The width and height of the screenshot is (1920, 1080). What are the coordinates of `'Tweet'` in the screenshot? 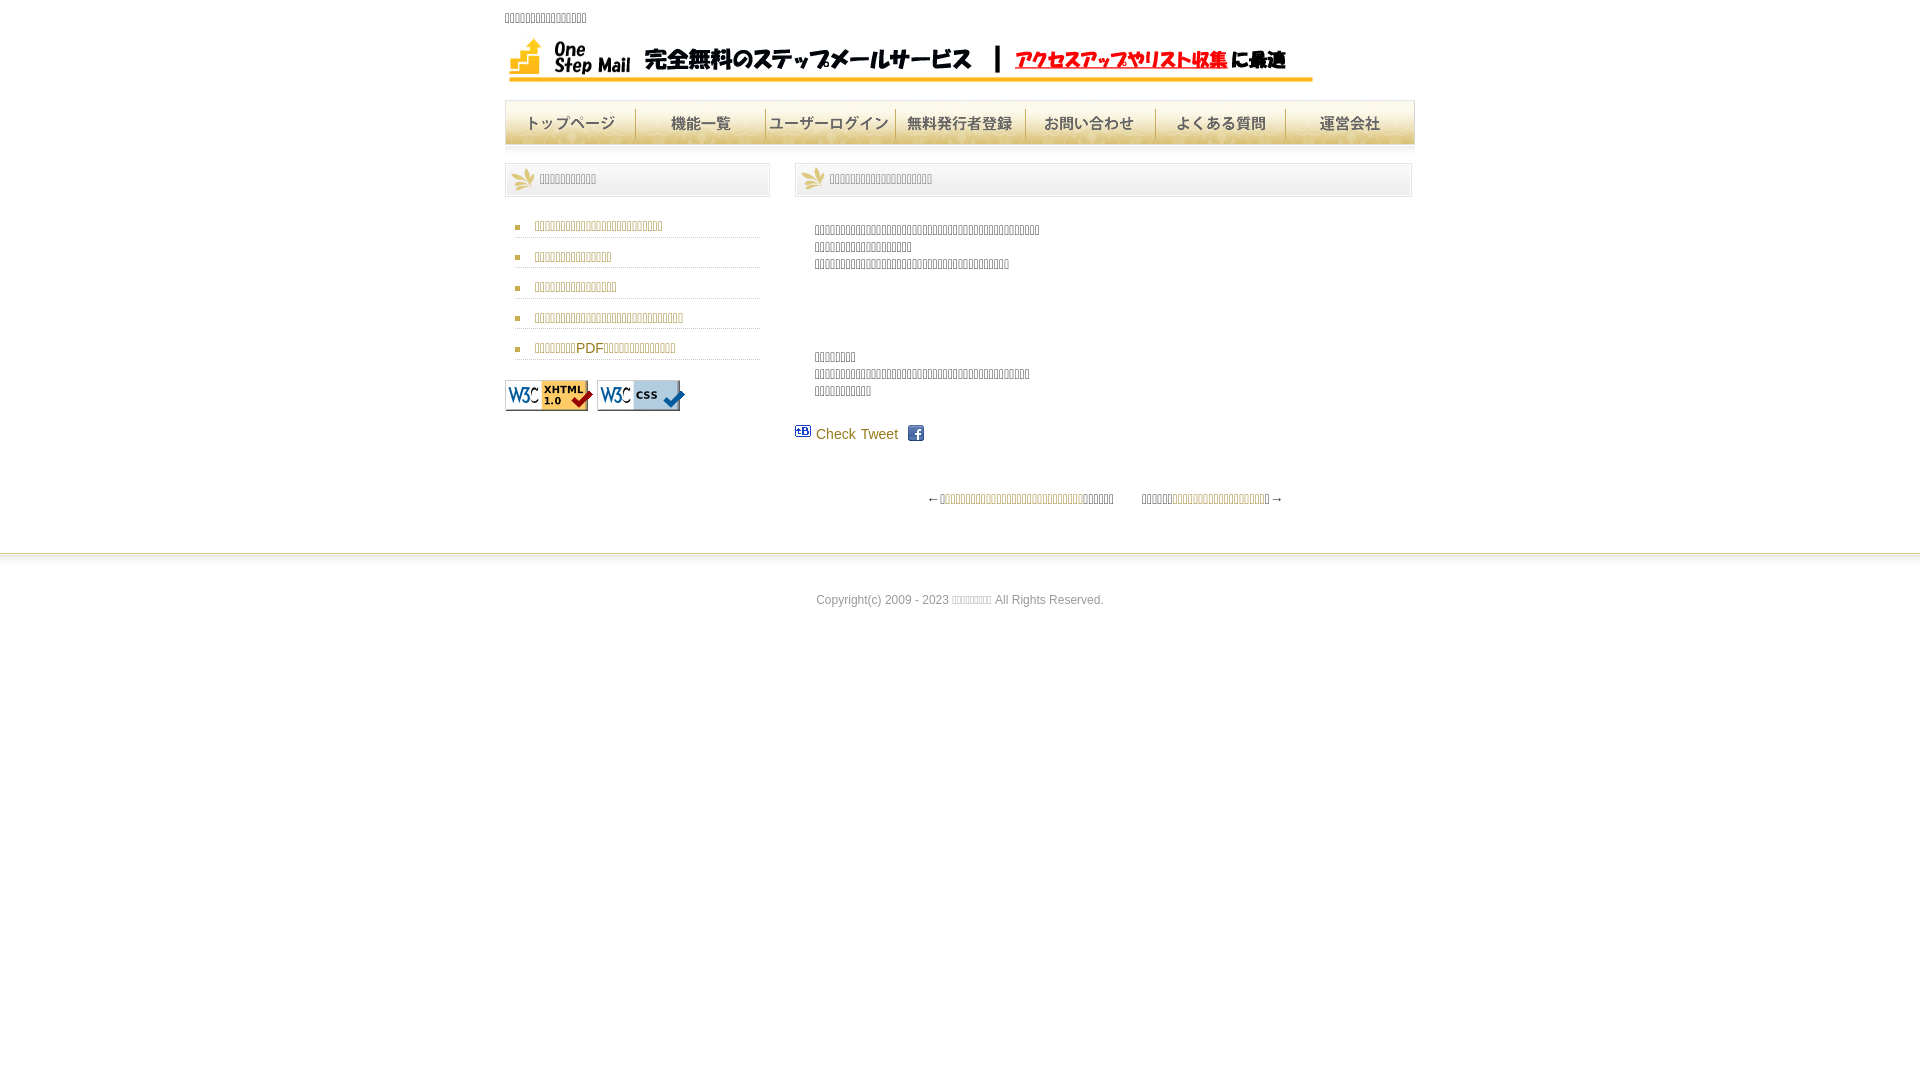 It's located at (879, 433).